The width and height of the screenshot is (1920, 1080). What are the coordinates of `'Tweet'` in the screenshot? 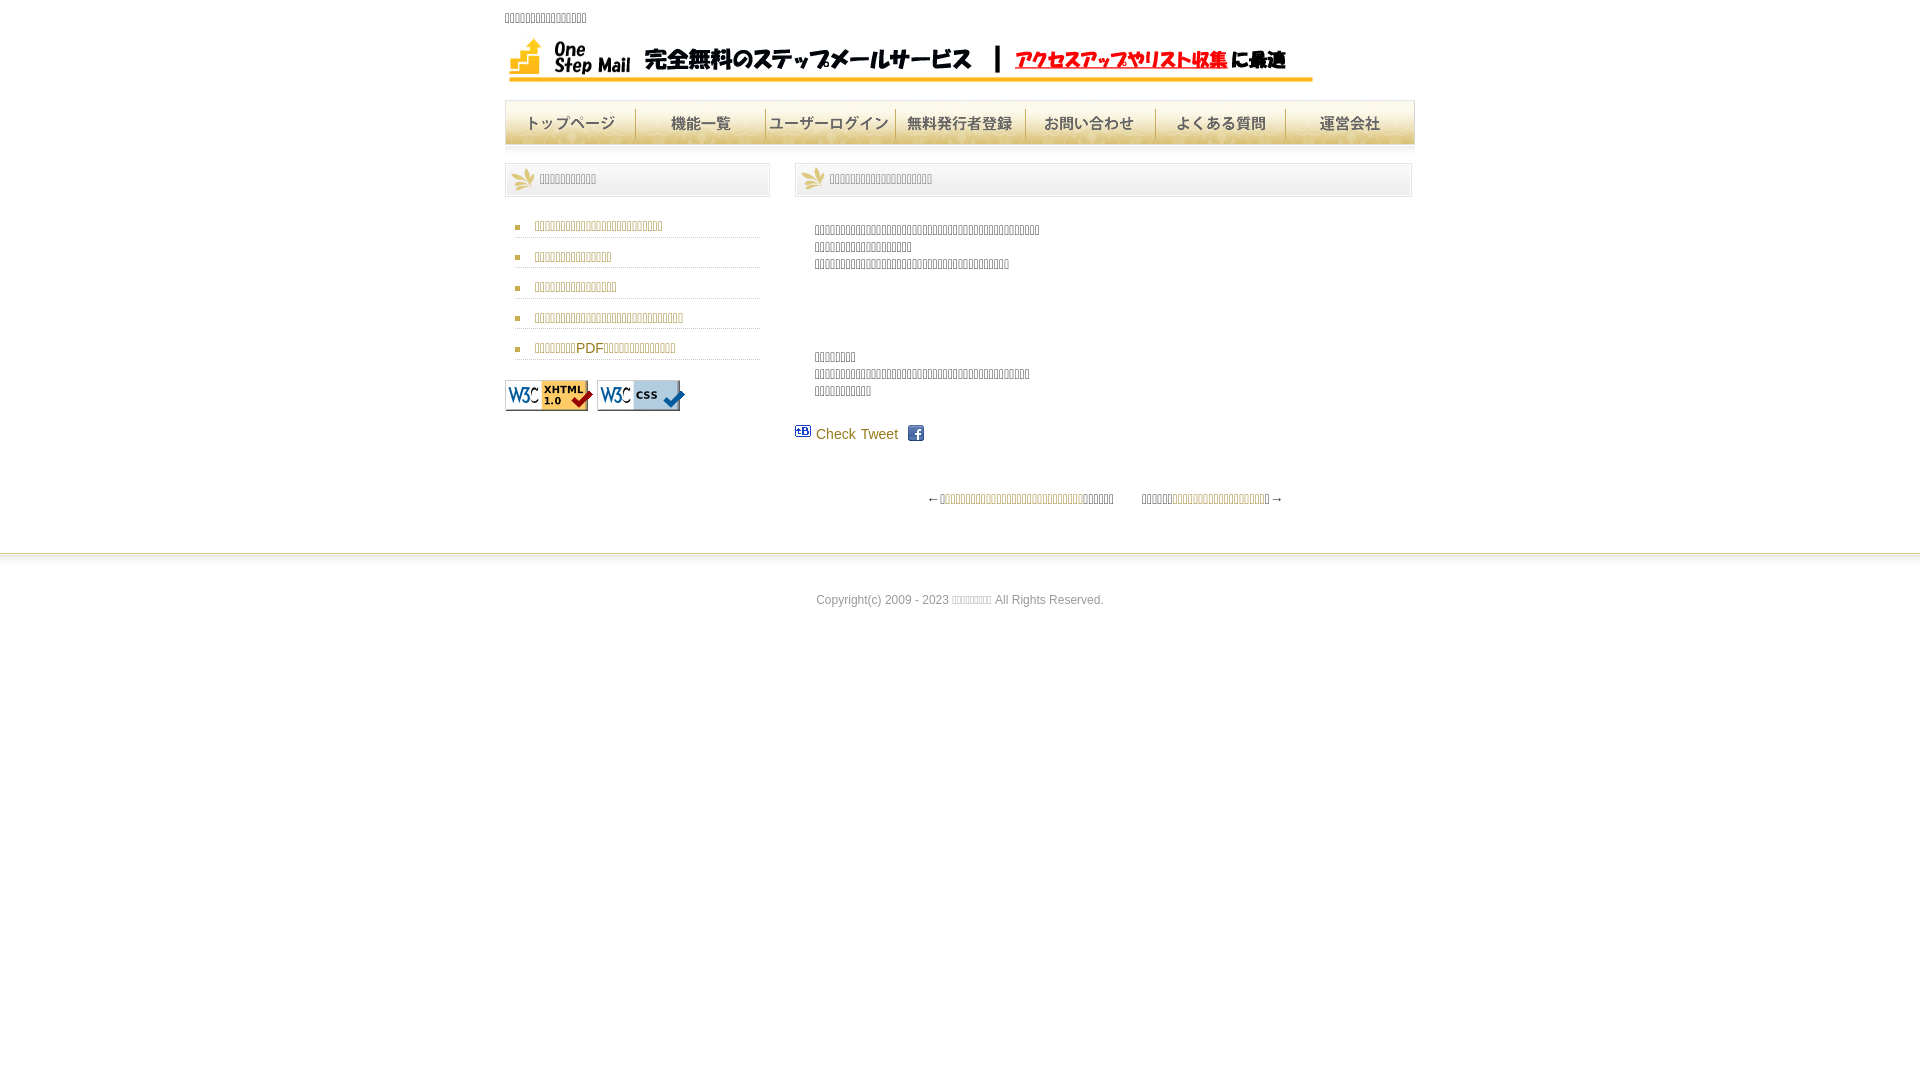 It's located at (879, 433).